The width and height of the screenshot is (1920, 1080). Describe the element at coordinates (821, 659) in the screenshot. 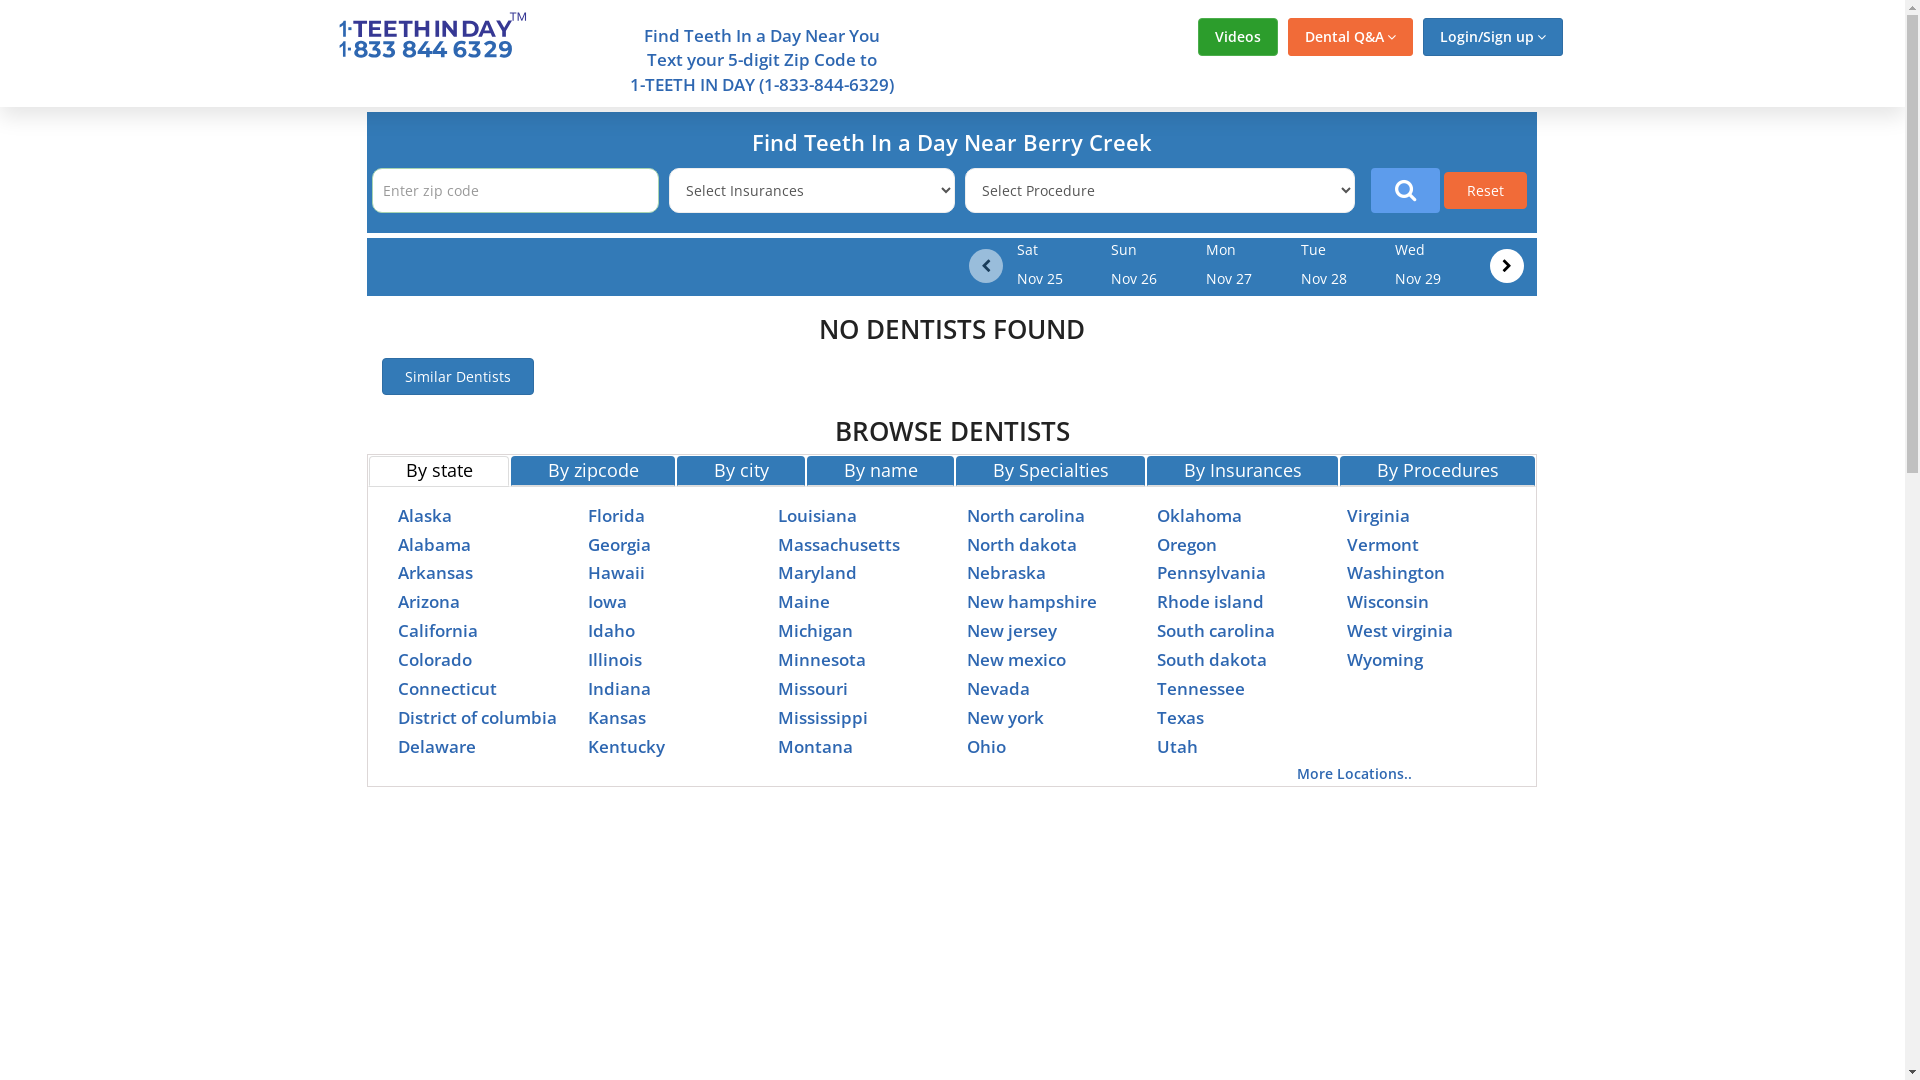

I see `'Minnesota'` at that location.